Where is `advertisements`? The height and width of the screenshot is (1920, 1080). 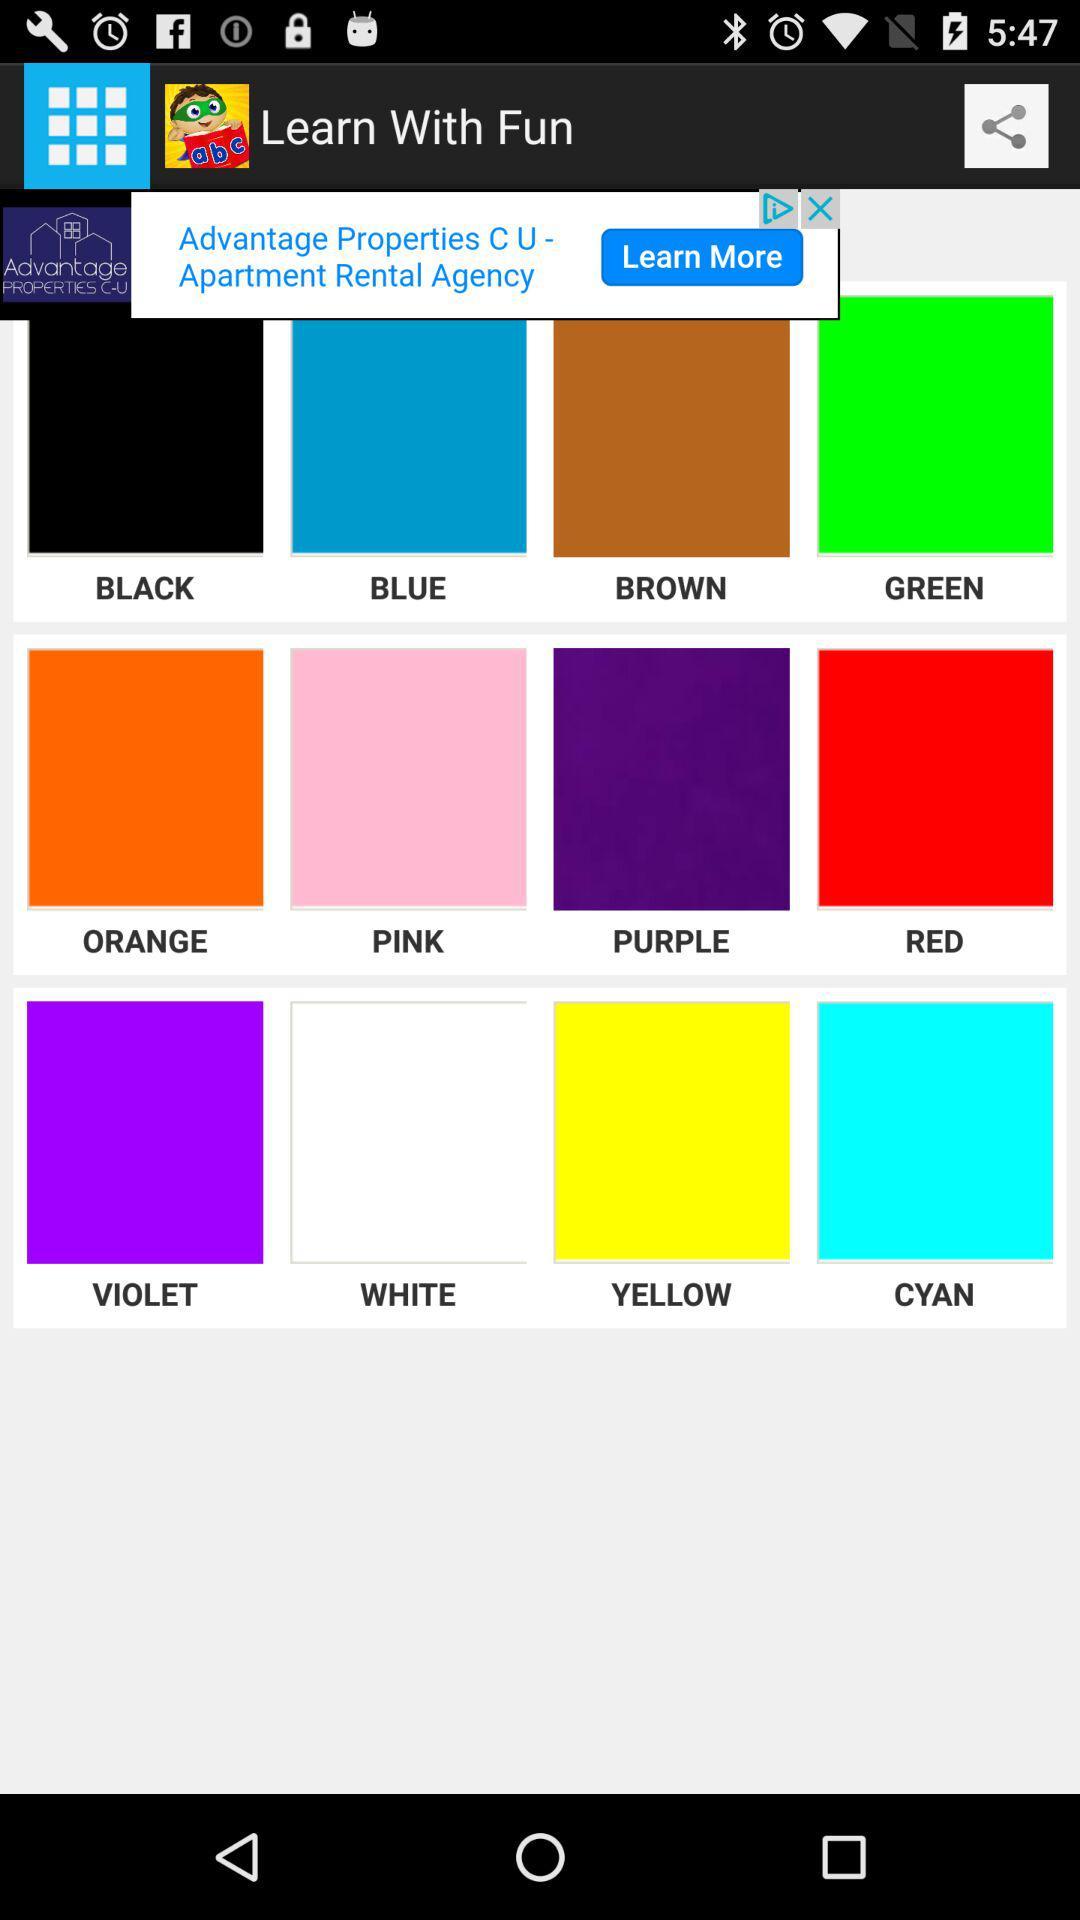 advertisements is located at coordinates (419, 253).